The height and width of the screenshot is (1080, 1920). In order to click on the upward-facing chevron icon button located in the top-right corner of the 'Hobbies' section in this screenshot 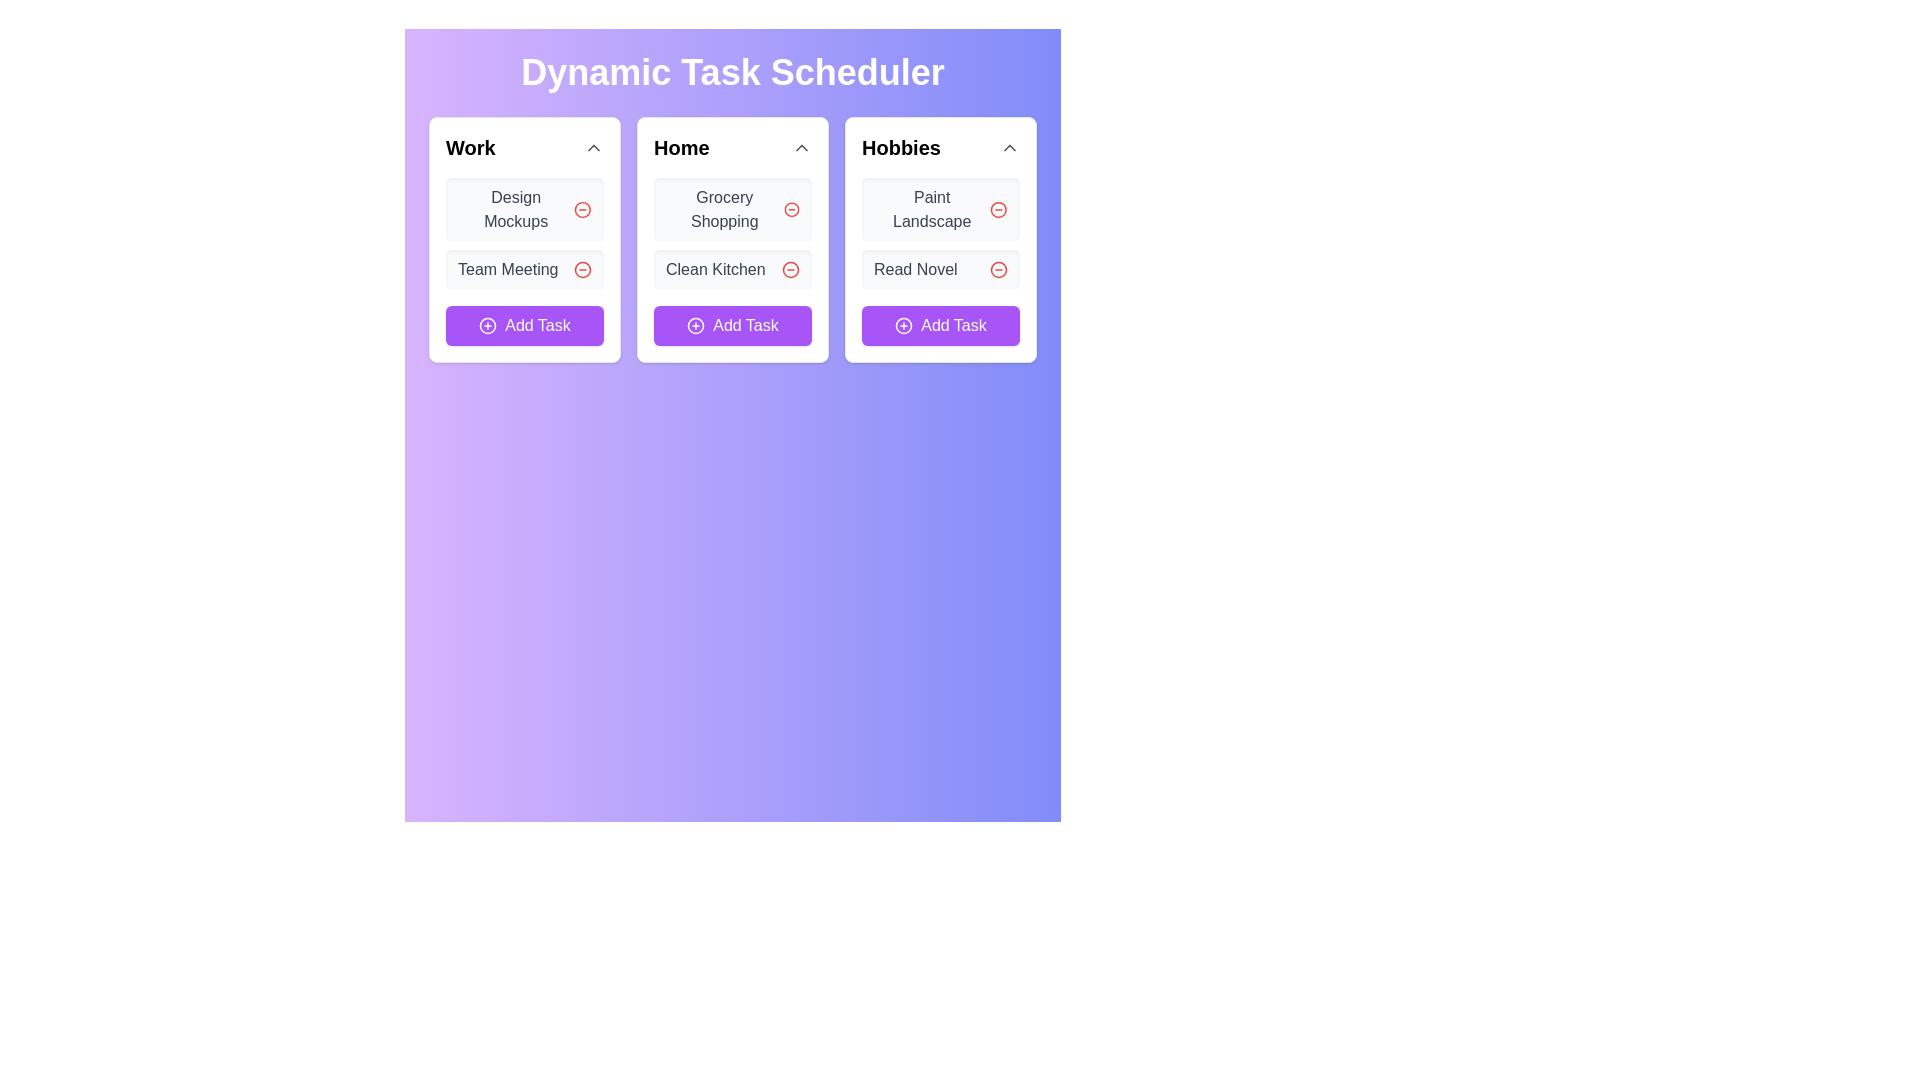, I will do `click(1009, 146)`.